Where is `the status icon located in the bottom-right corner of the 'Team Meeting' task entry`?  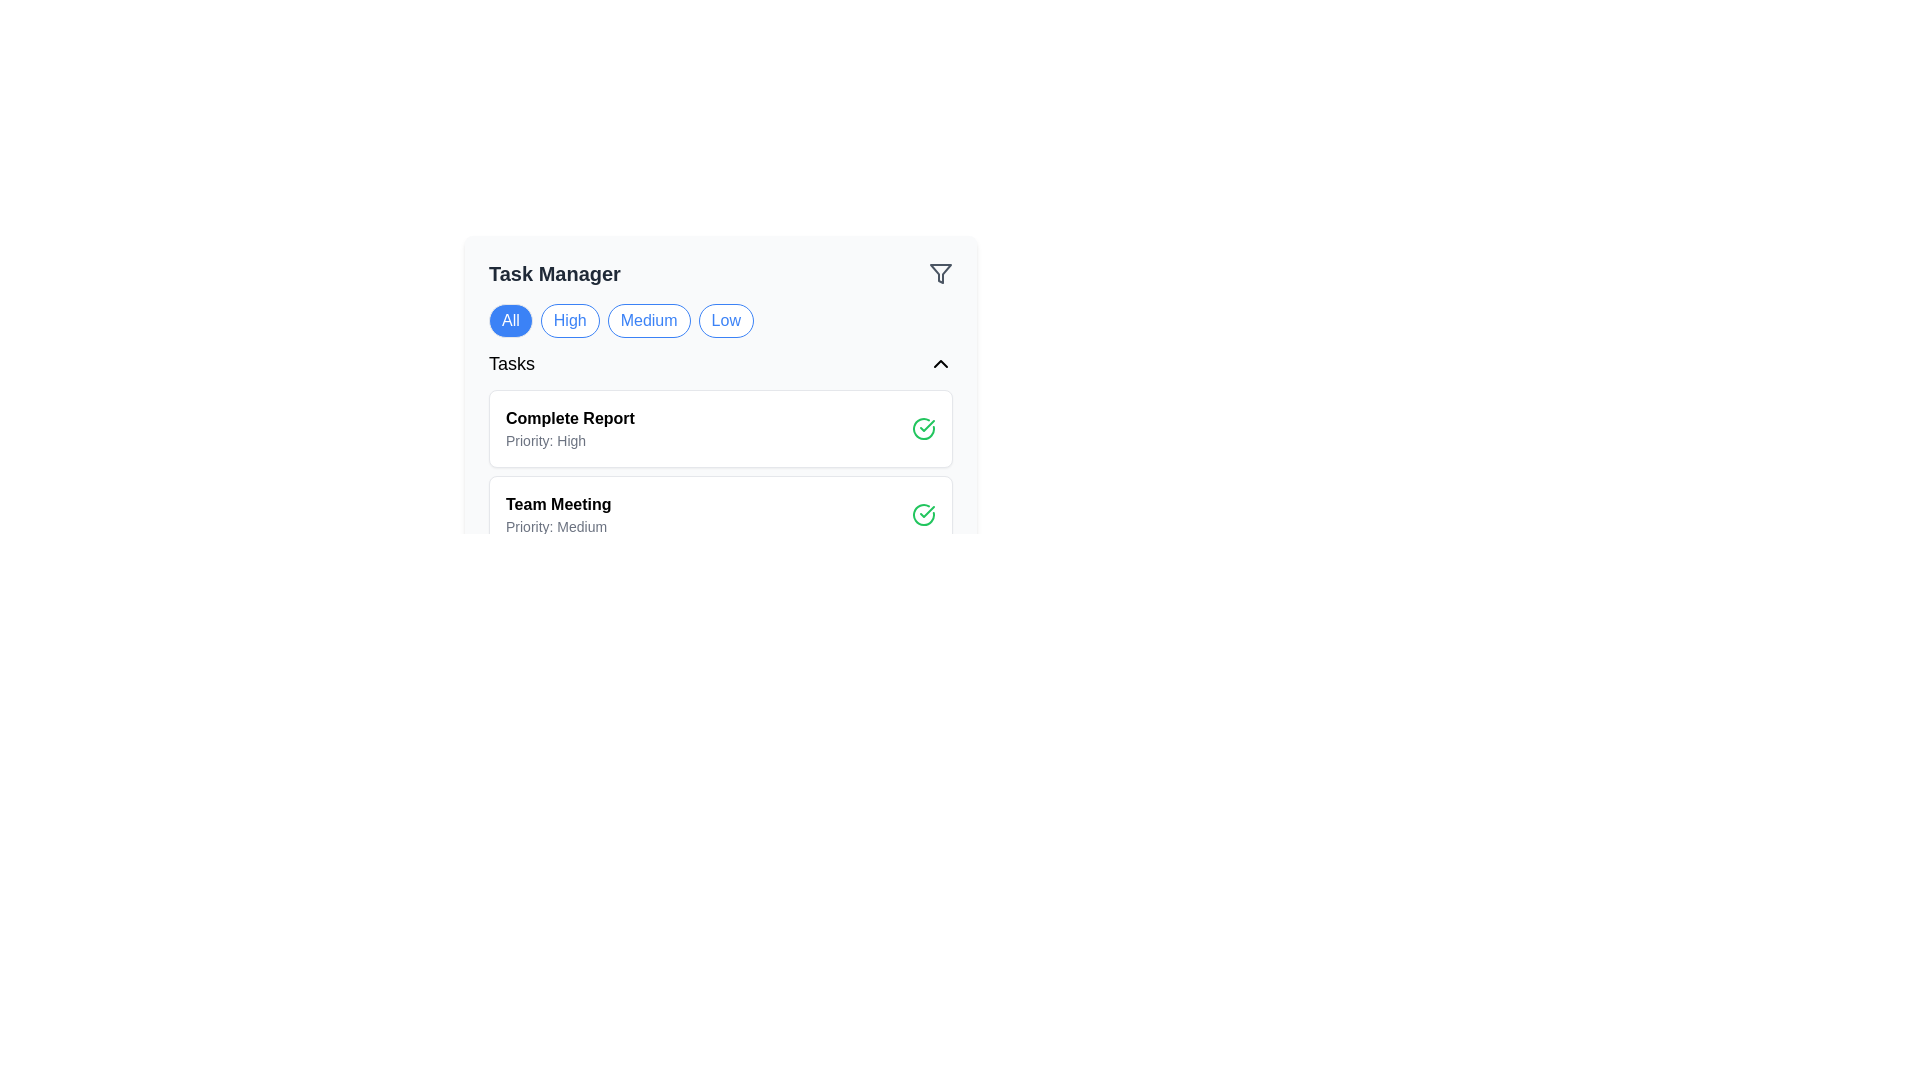 the status icon located in the bottom-right corner of the 'Team Meeting' task entry is located at coordinates (923, 514).